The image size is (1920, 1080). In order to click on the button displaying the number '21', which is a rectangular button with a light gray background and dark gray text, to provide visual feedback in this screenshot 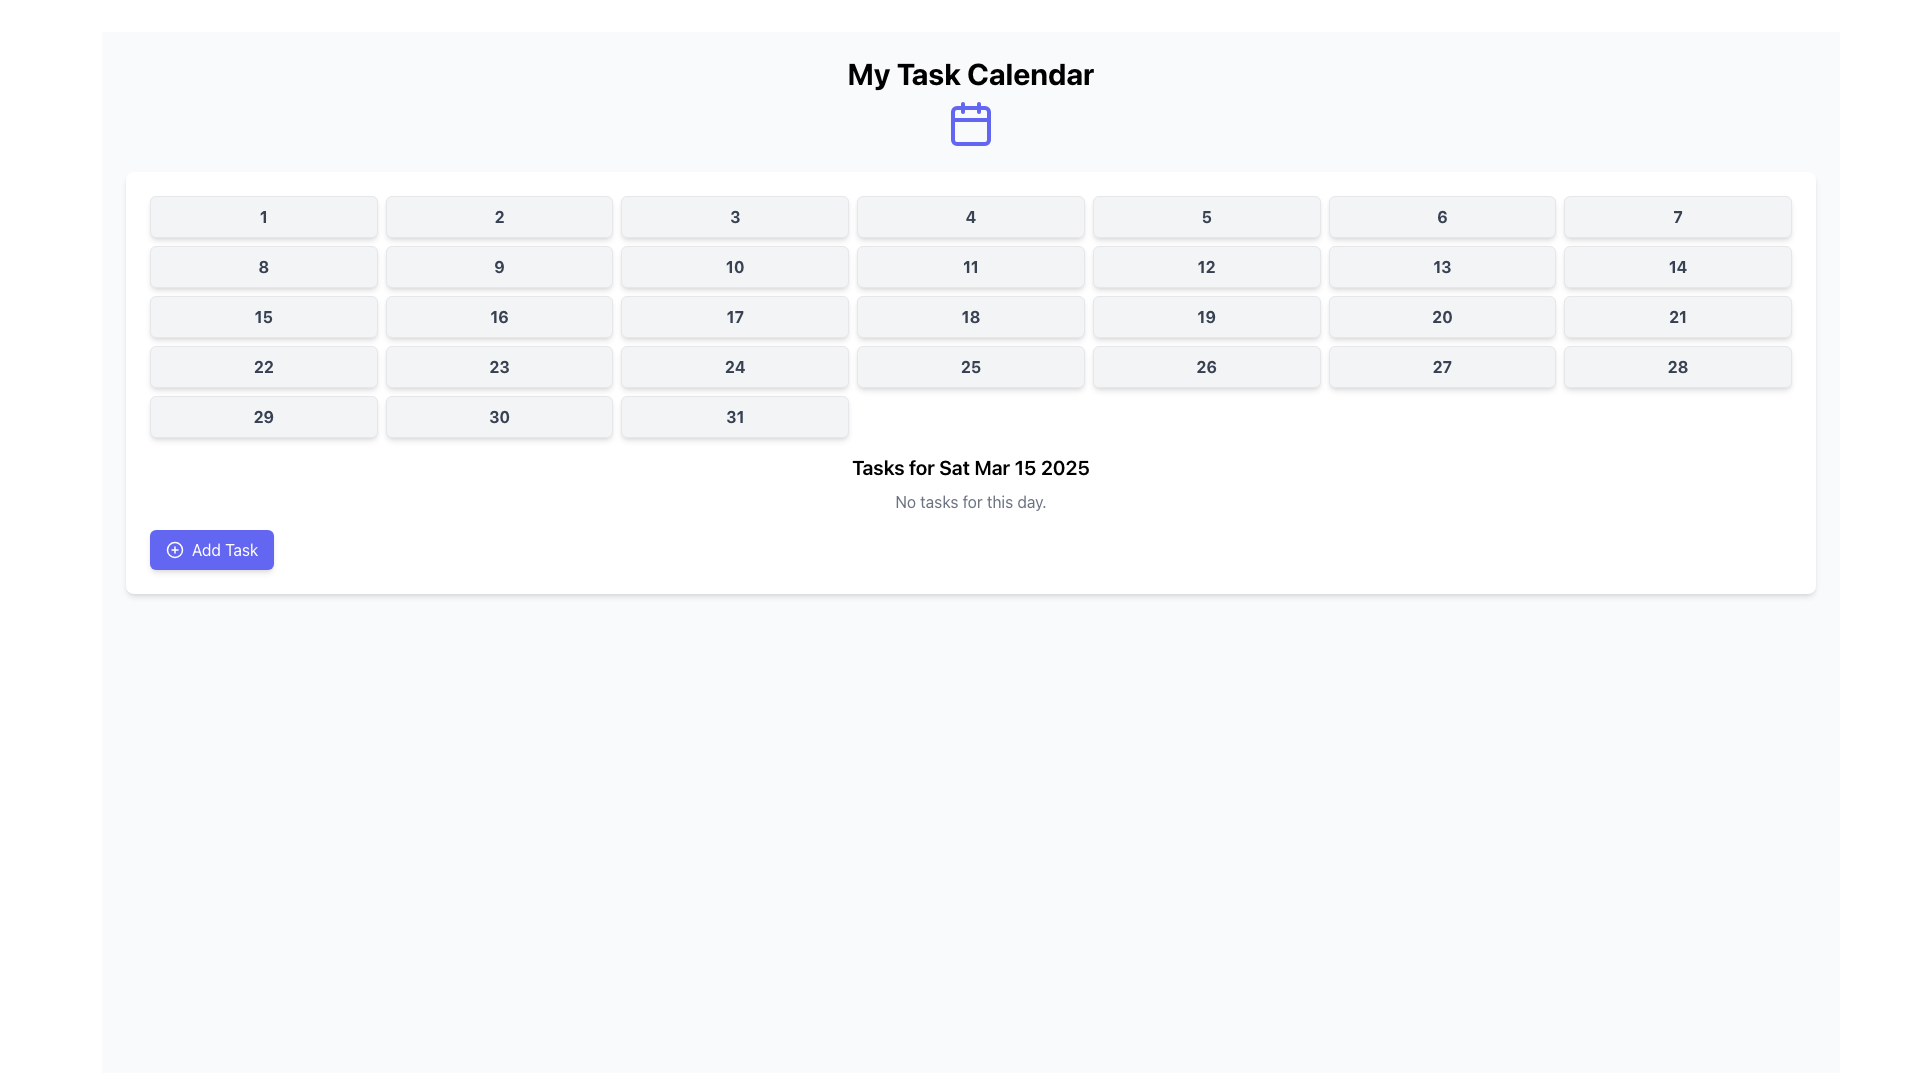, I will do `click(1678, 315)`.